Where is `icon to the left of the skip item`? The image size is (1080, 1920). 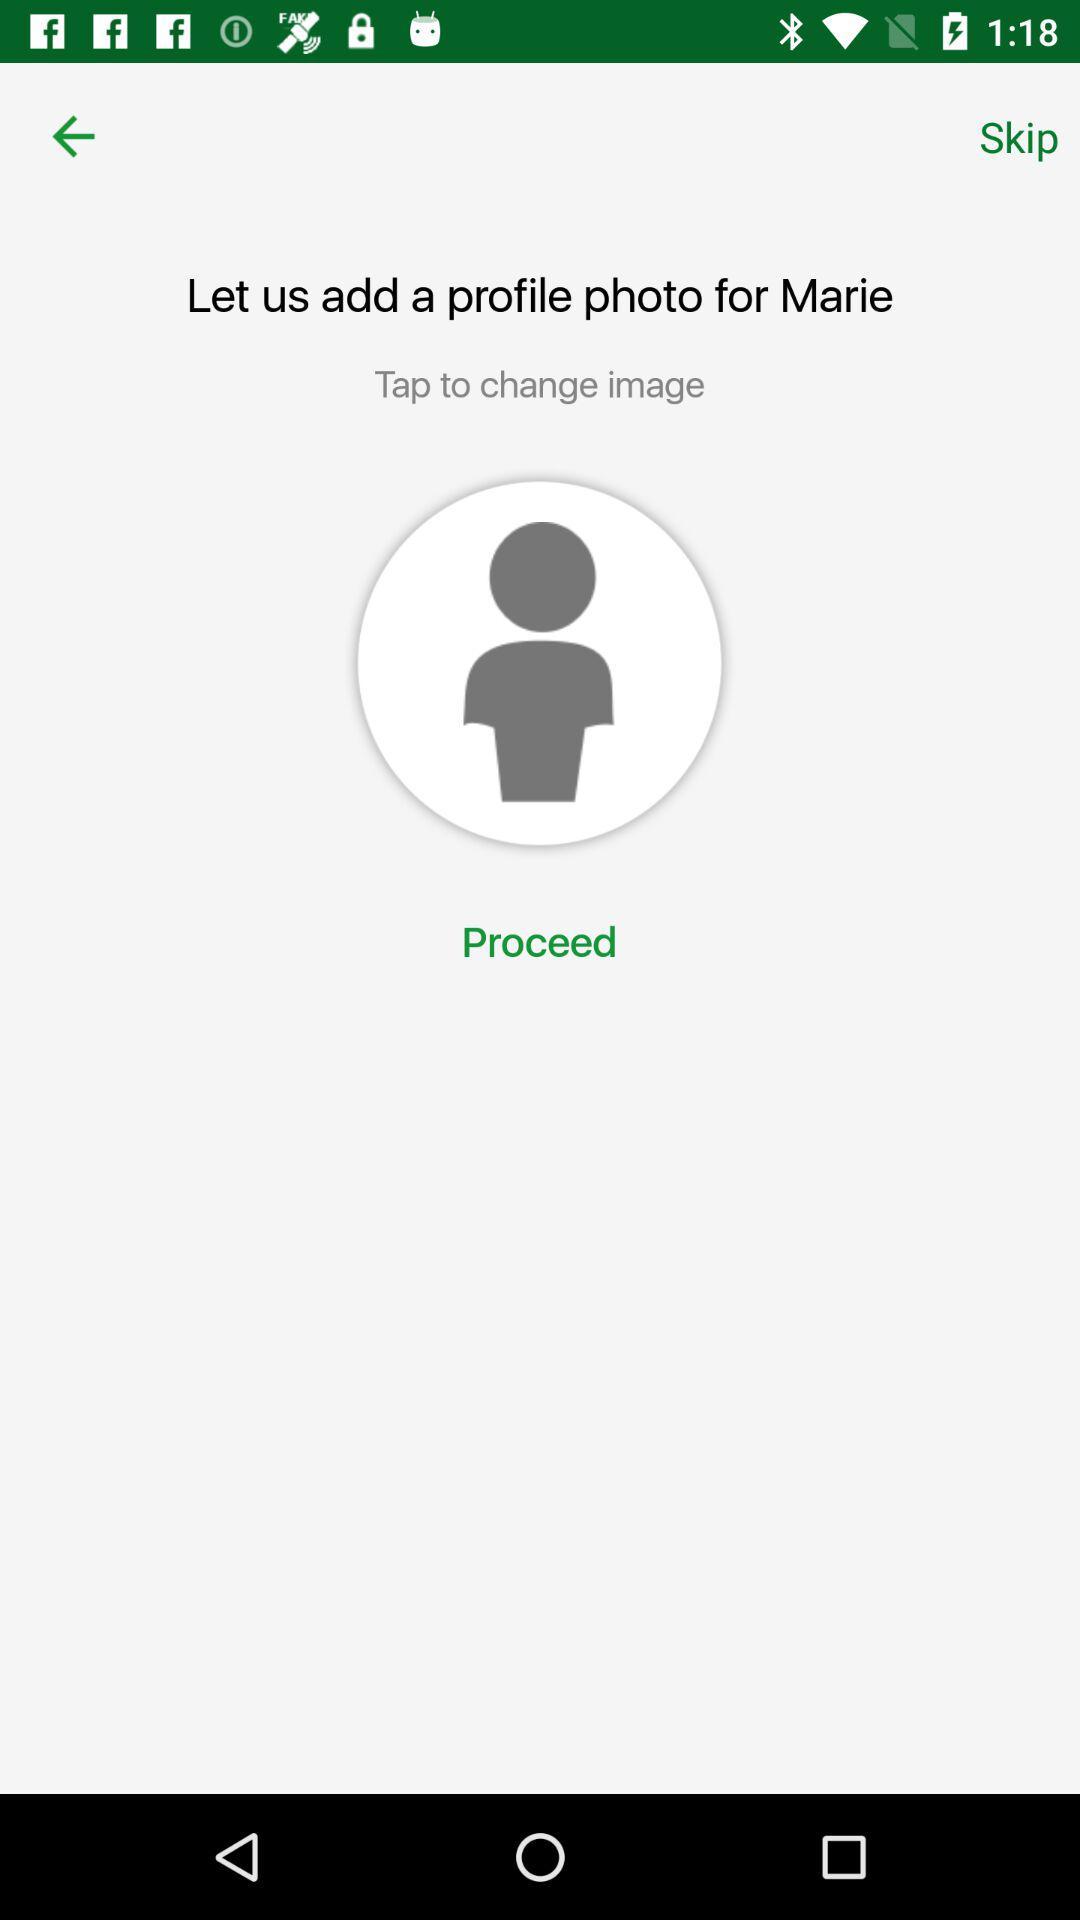
icon to the left of the skip item is located at coordinates (72, 135).